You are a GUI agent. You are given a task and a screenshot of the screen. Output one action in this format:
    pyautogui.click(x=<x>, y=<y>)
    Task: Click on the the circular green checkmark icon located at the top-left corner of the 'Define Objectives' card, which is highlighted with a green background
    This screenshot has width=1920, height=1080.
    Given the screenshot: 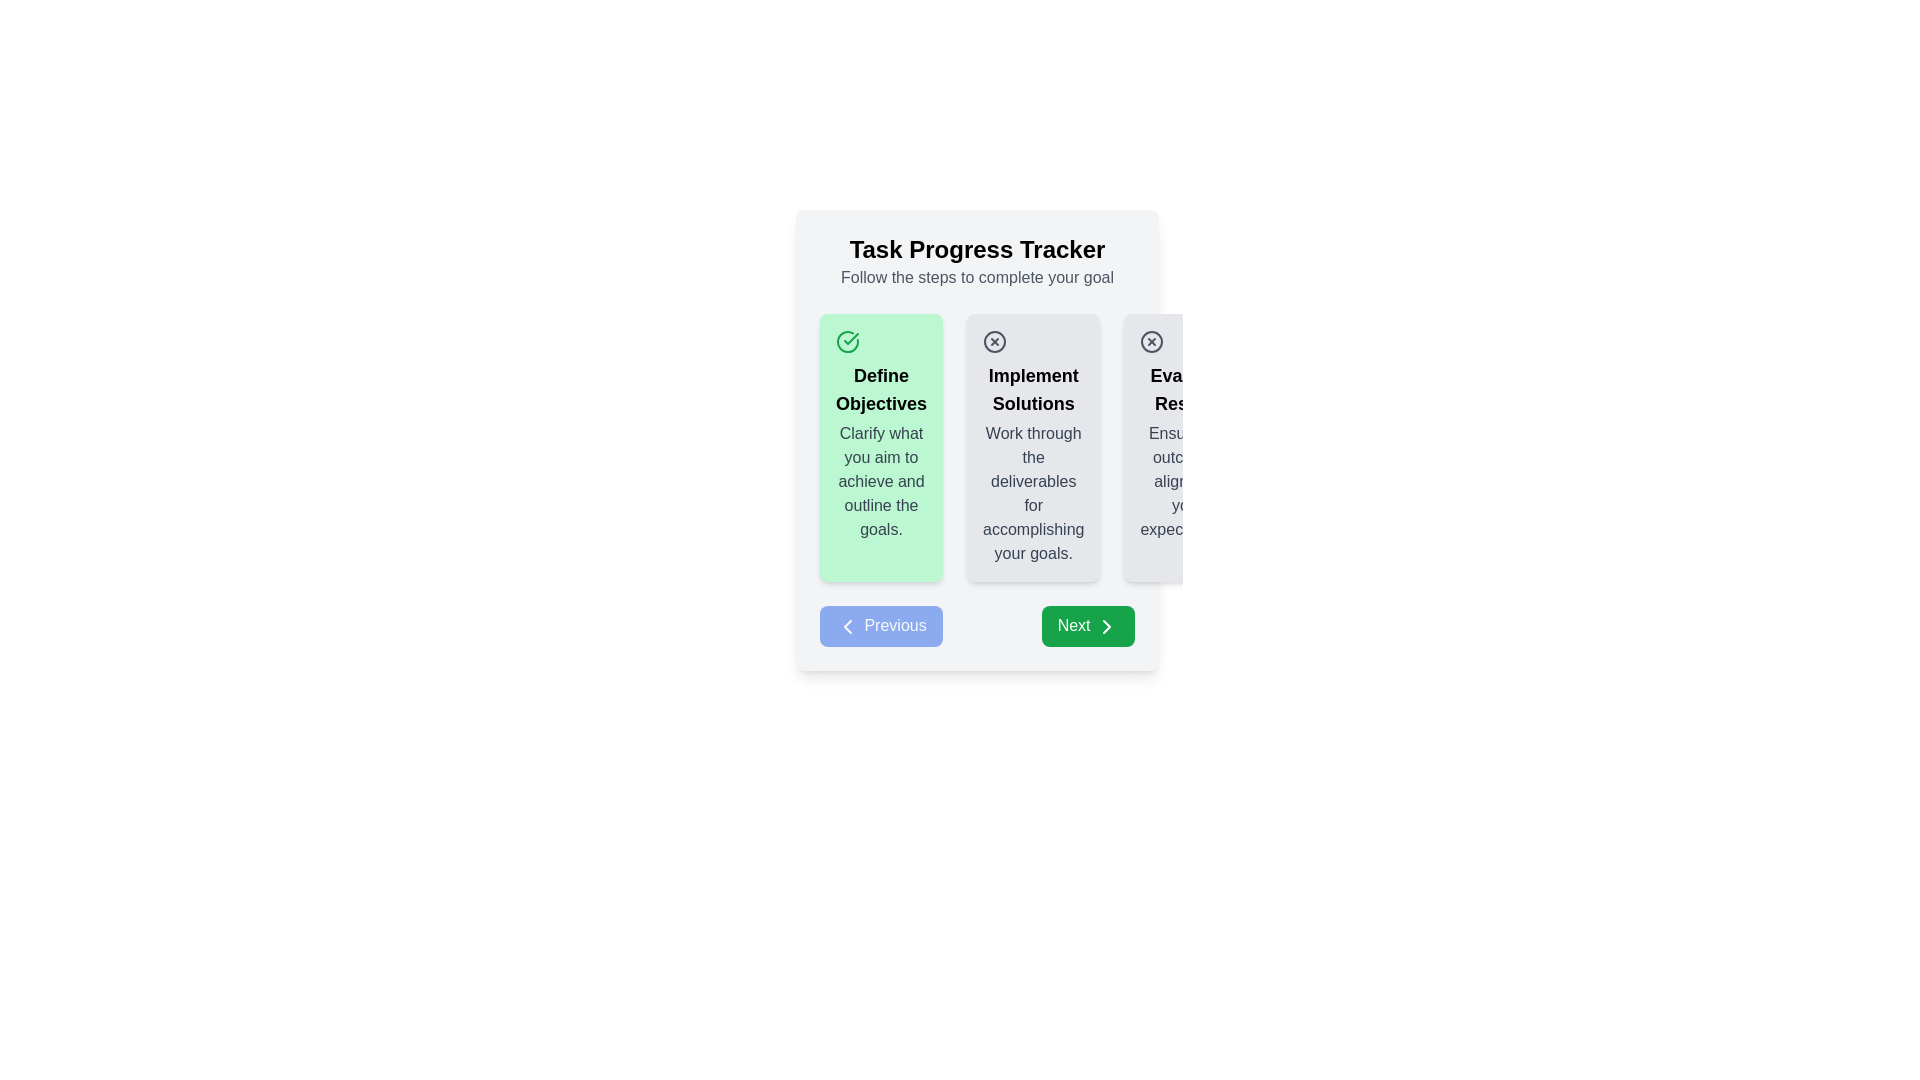 What is the action you would take?
    pyautogui.click(x=848, y=341)
    